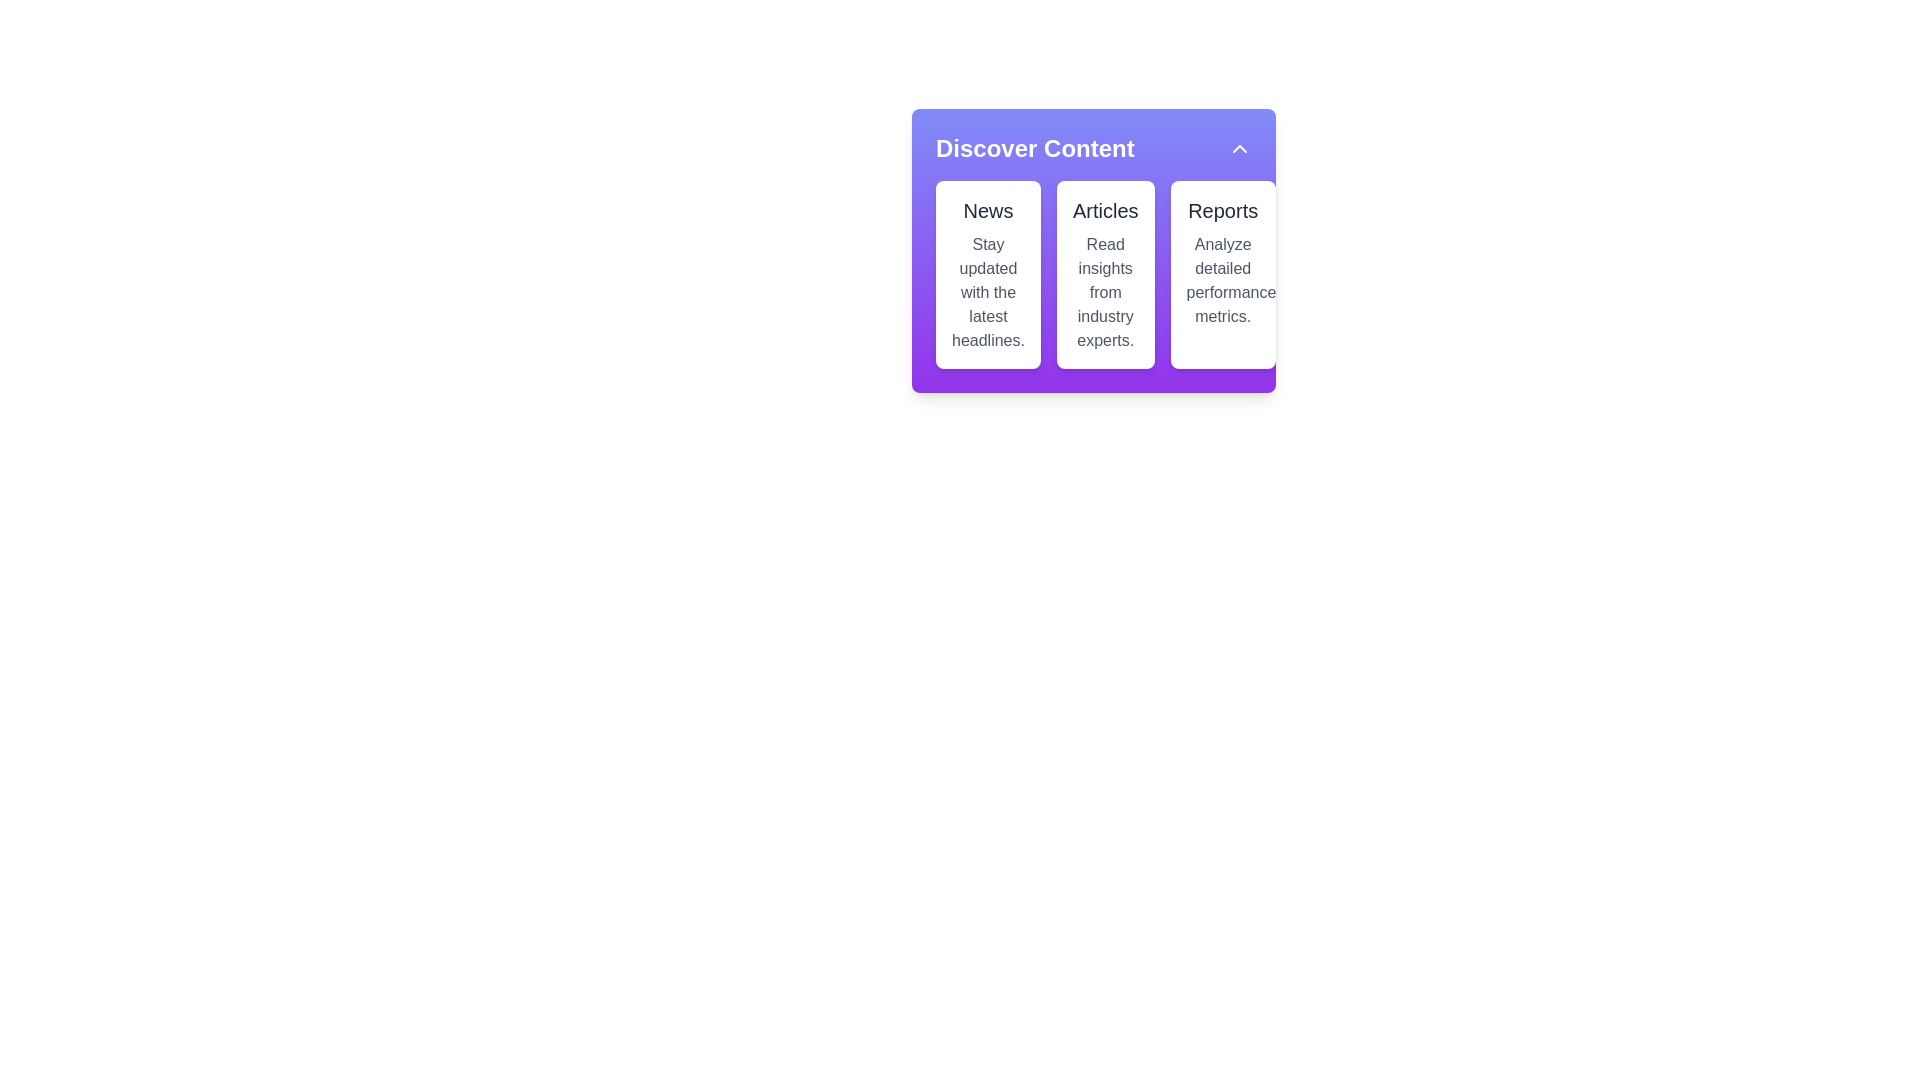 The image size is (1920, 1080). What do you see at coordinates (1238, 148) in the screenshot?
I see `the upward chevron icon button located` at bounding box center [1238, 148].